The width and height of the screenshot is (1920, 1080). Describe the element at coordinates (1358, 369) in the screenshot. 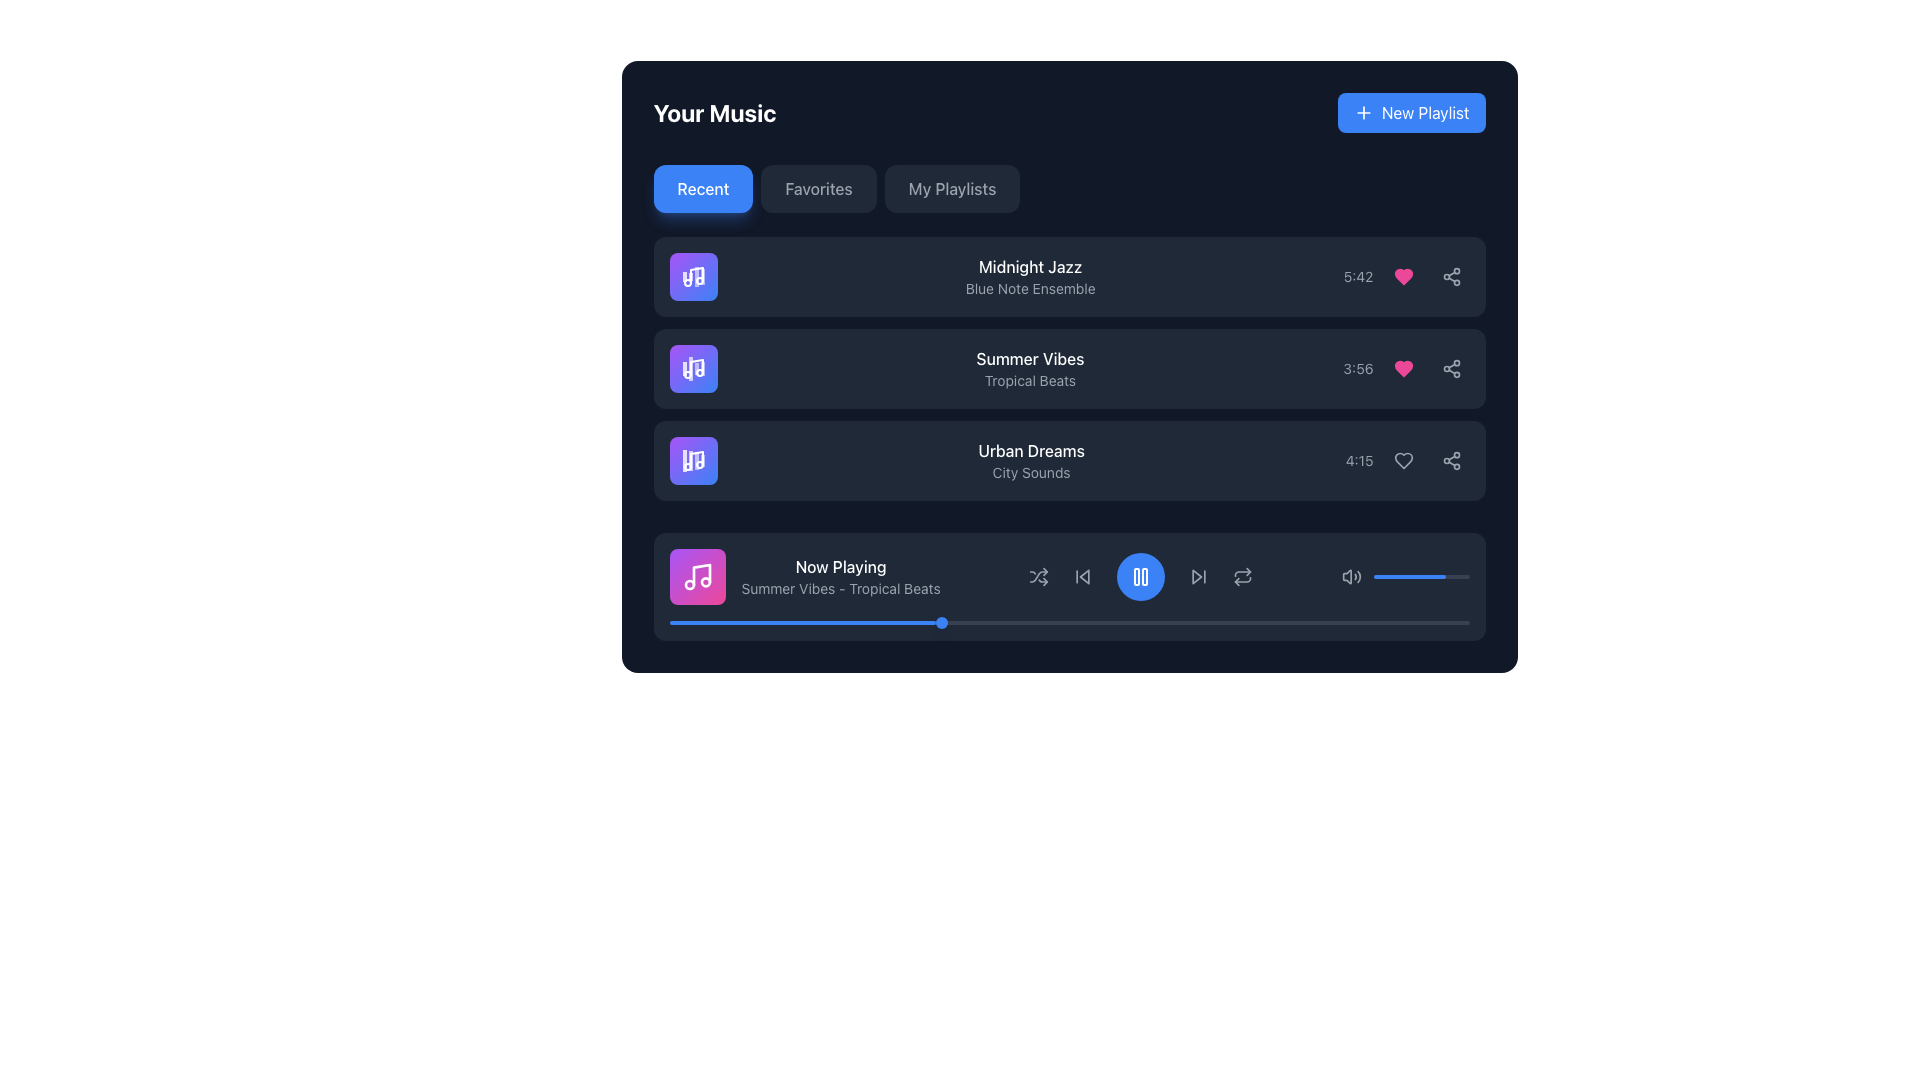

I see `the text label displaying '3:56' for the song 'Summer Vibes' by 'Tropical Beats', which is styled in gray and located to the left of the heart icon` at that location.